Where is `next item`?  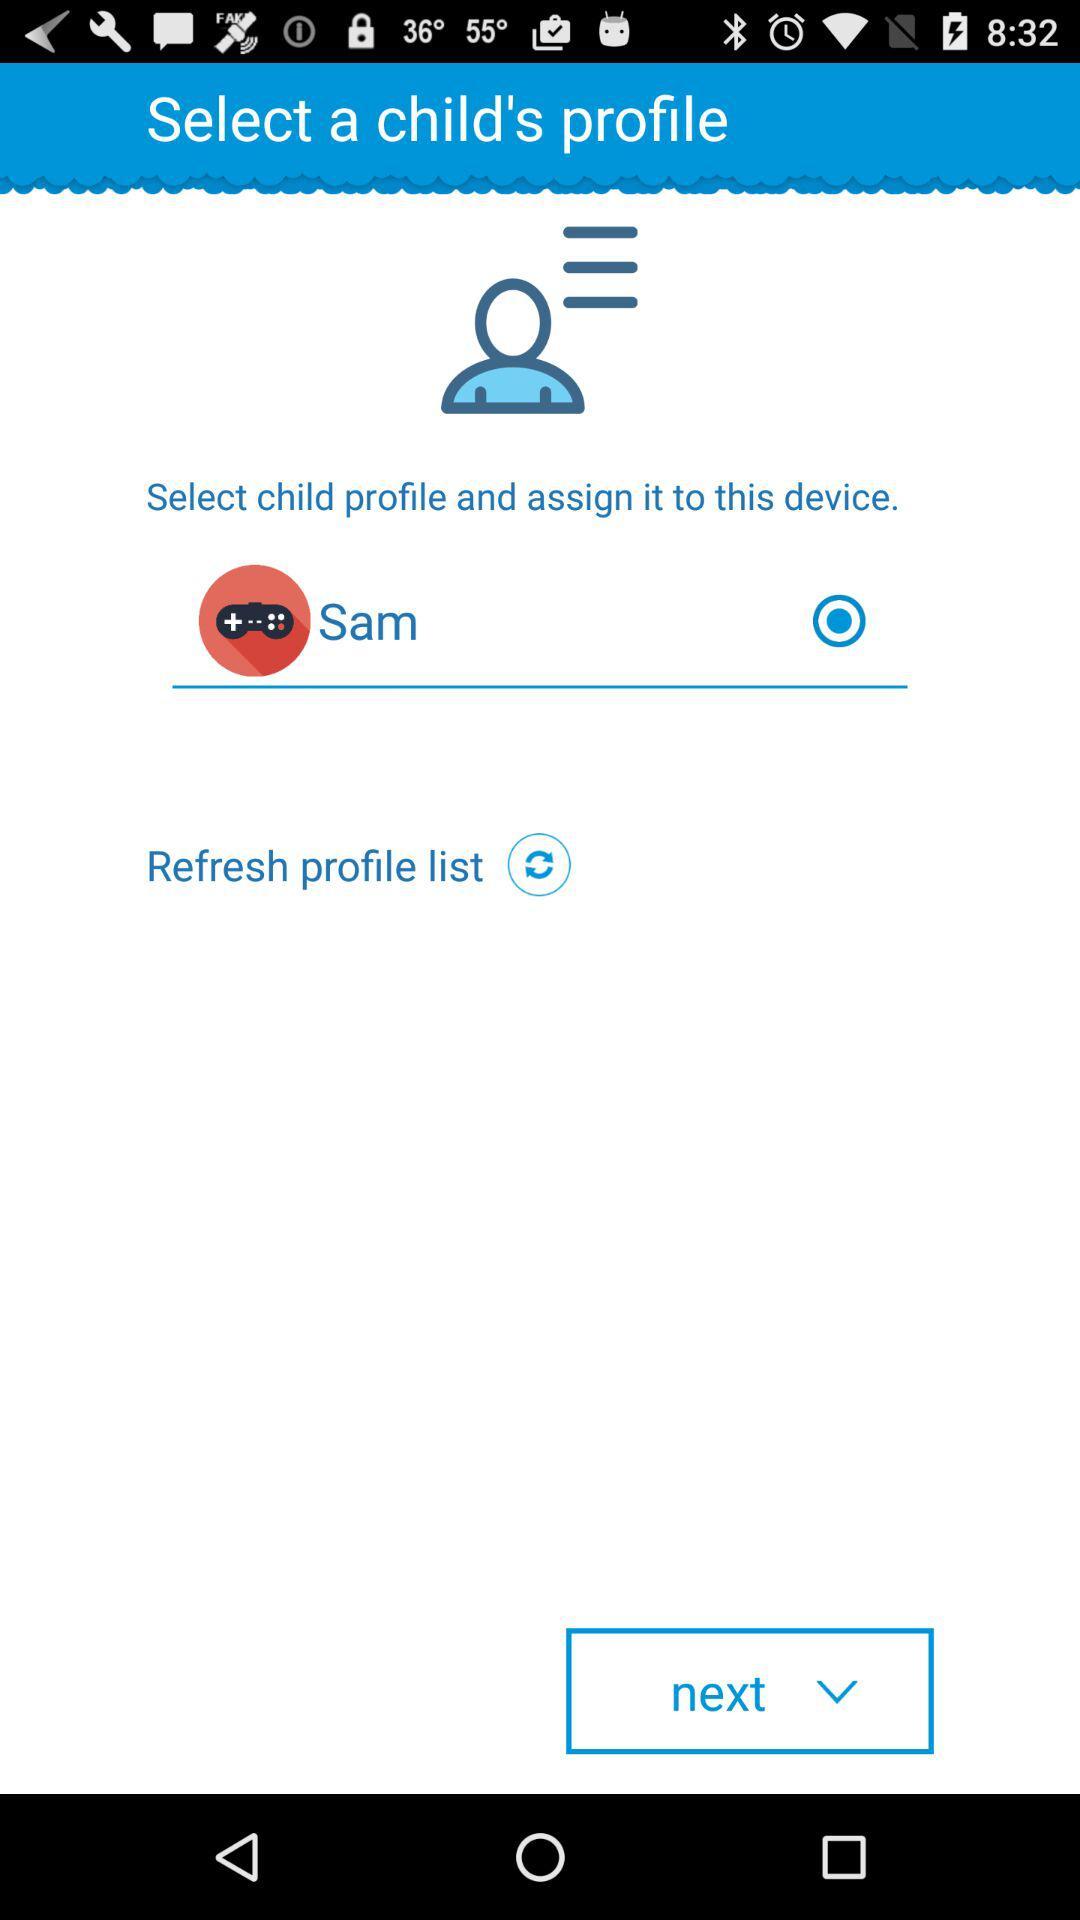 next item is located at coordinates (749, 1690).